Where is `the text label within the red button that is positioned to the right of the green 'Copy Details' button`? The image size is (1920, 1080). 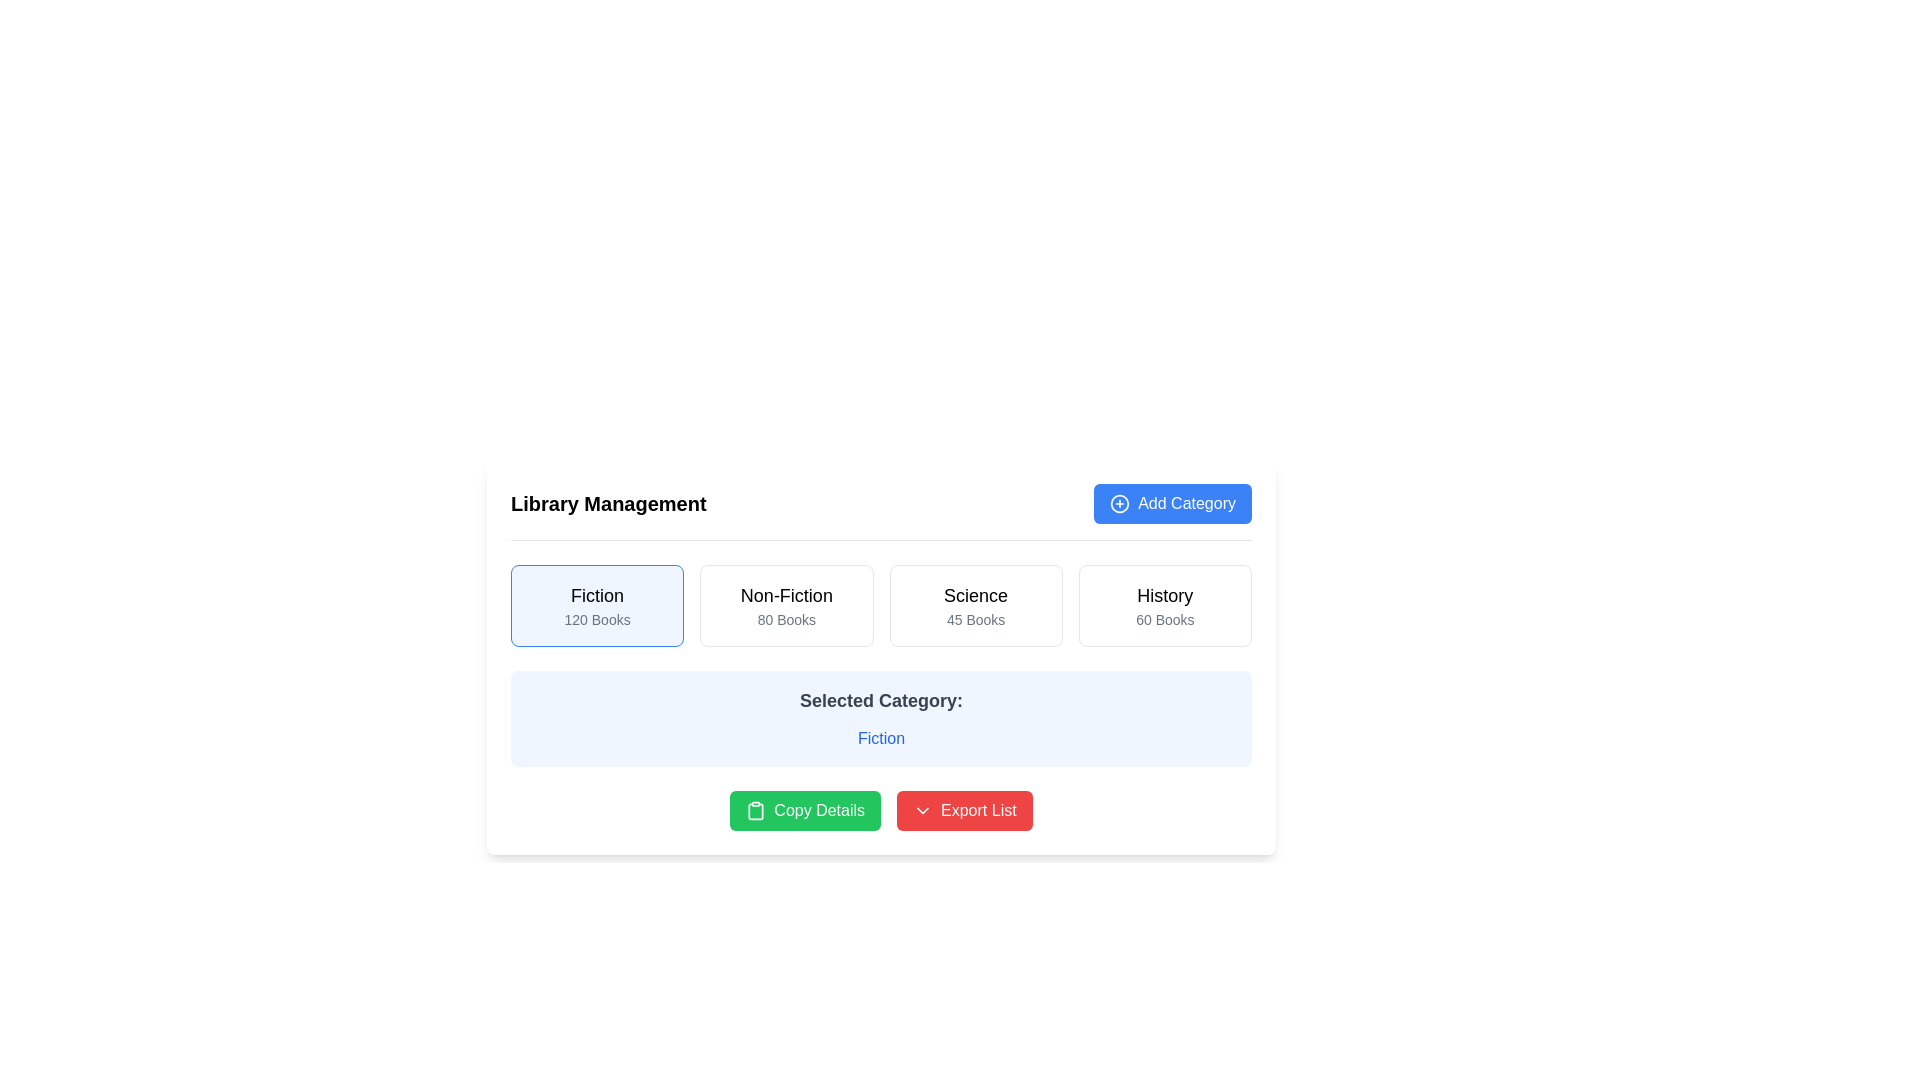
the text label within the red button that is positioned to the right of the green 'Copy Details' button is located at coordinates (978, 810).